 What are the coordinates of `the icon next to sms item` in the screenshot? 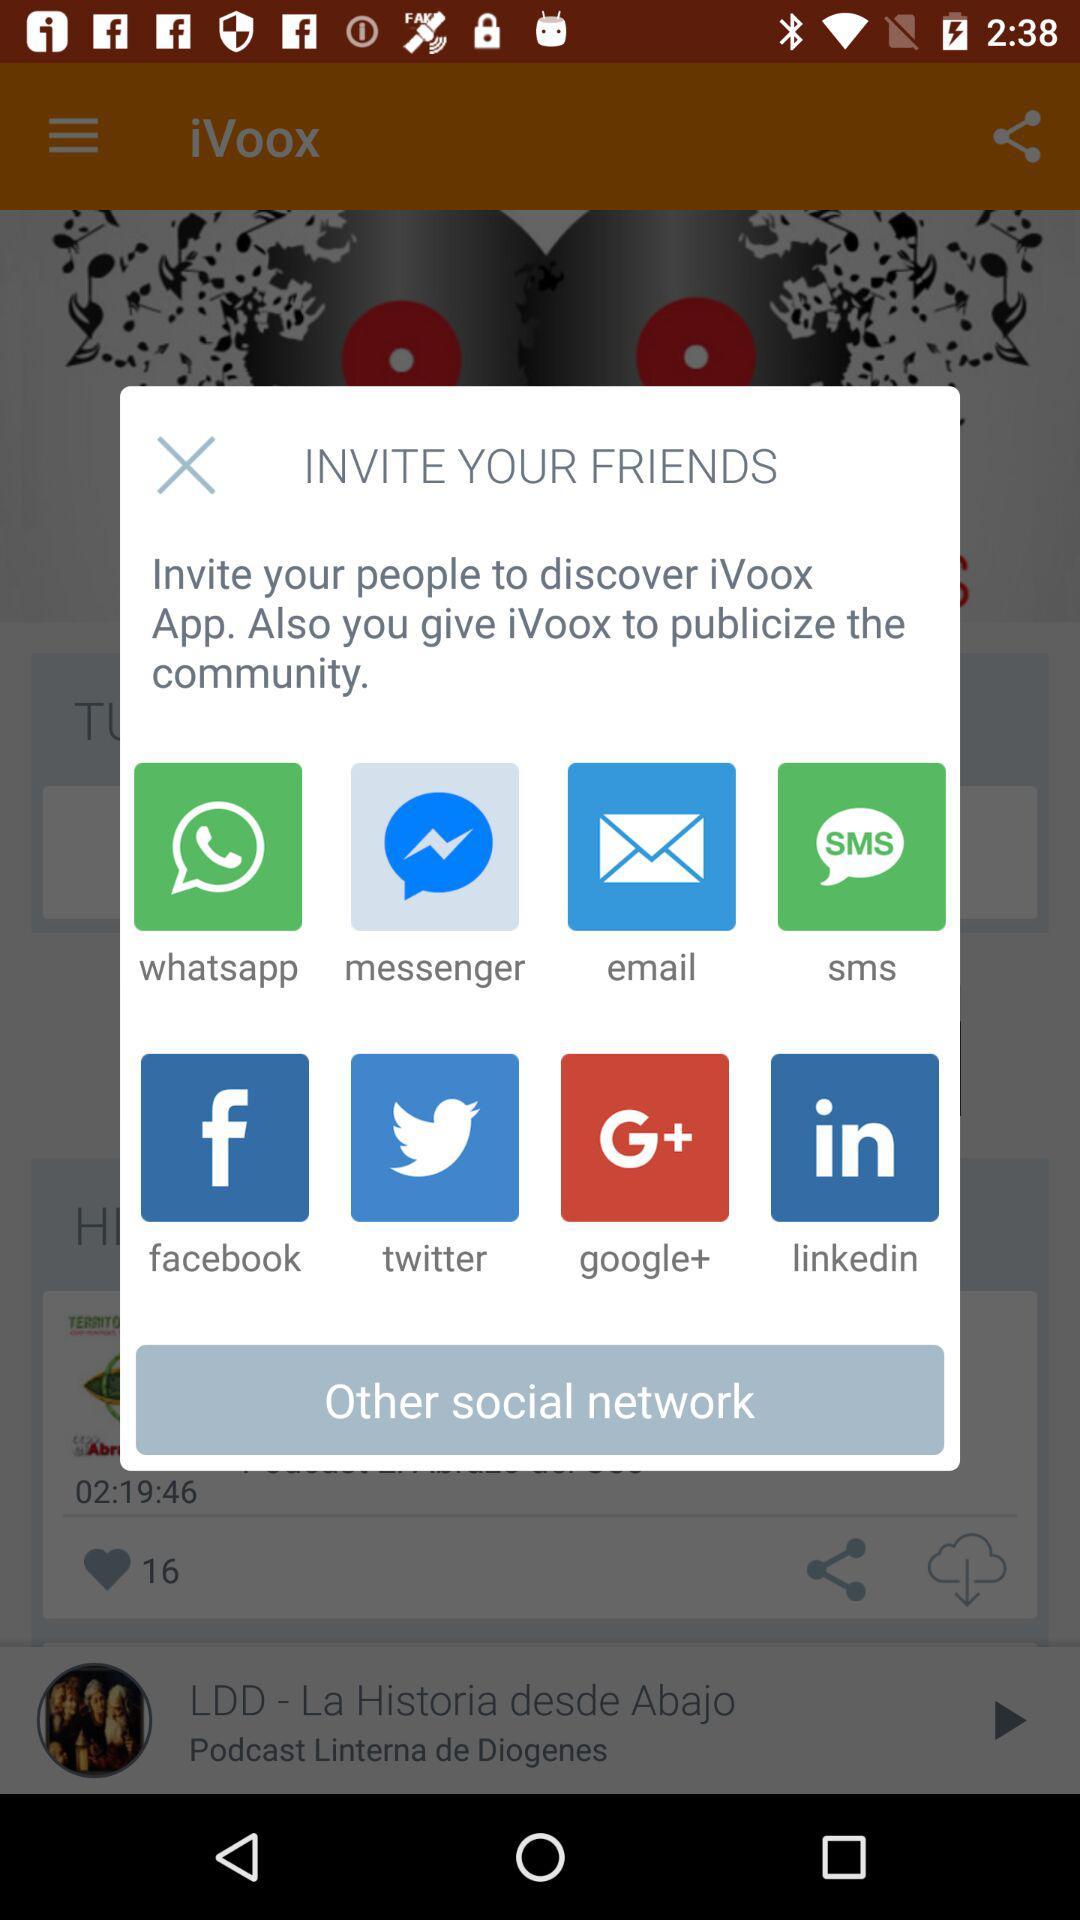 It's located at (651, 876).